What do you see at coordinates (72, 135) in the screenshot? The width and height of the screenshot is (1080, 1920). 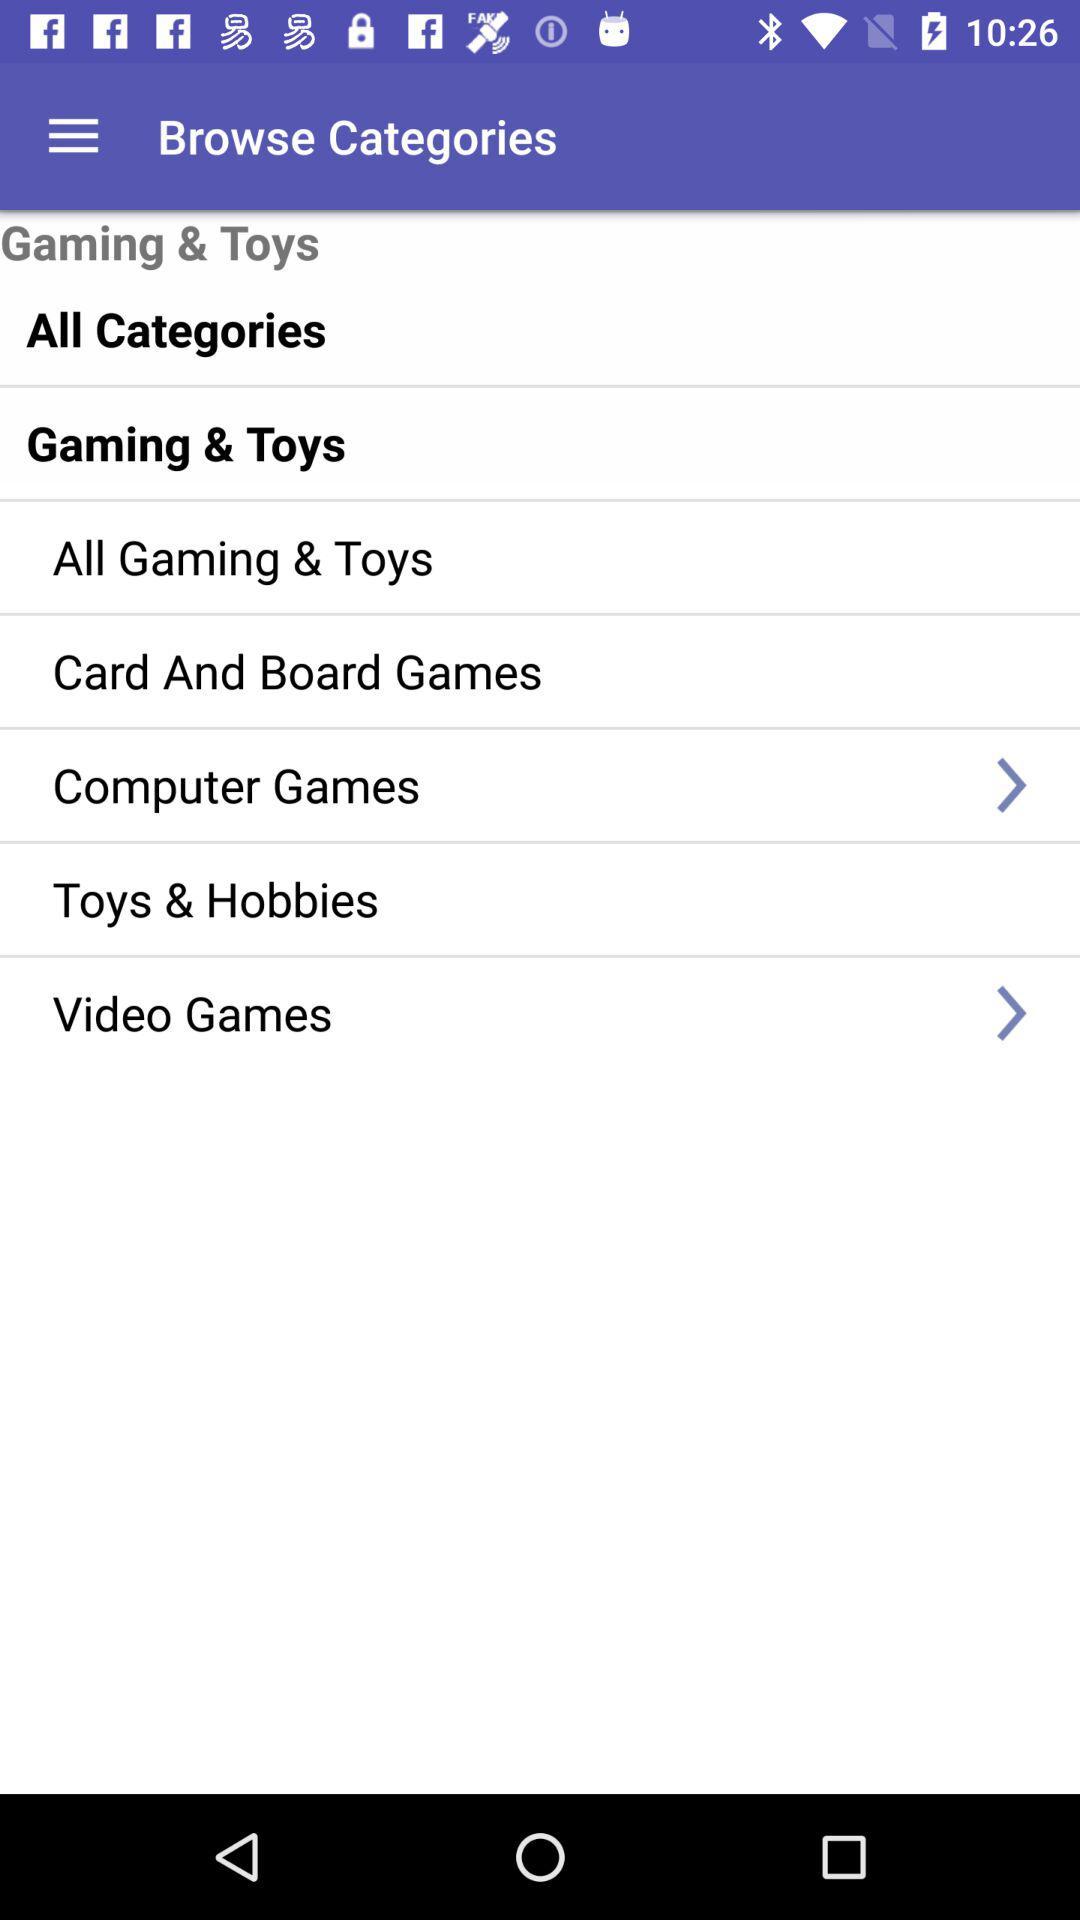 I see `the item above the gaming & toys` at bounding box center [72, 135].